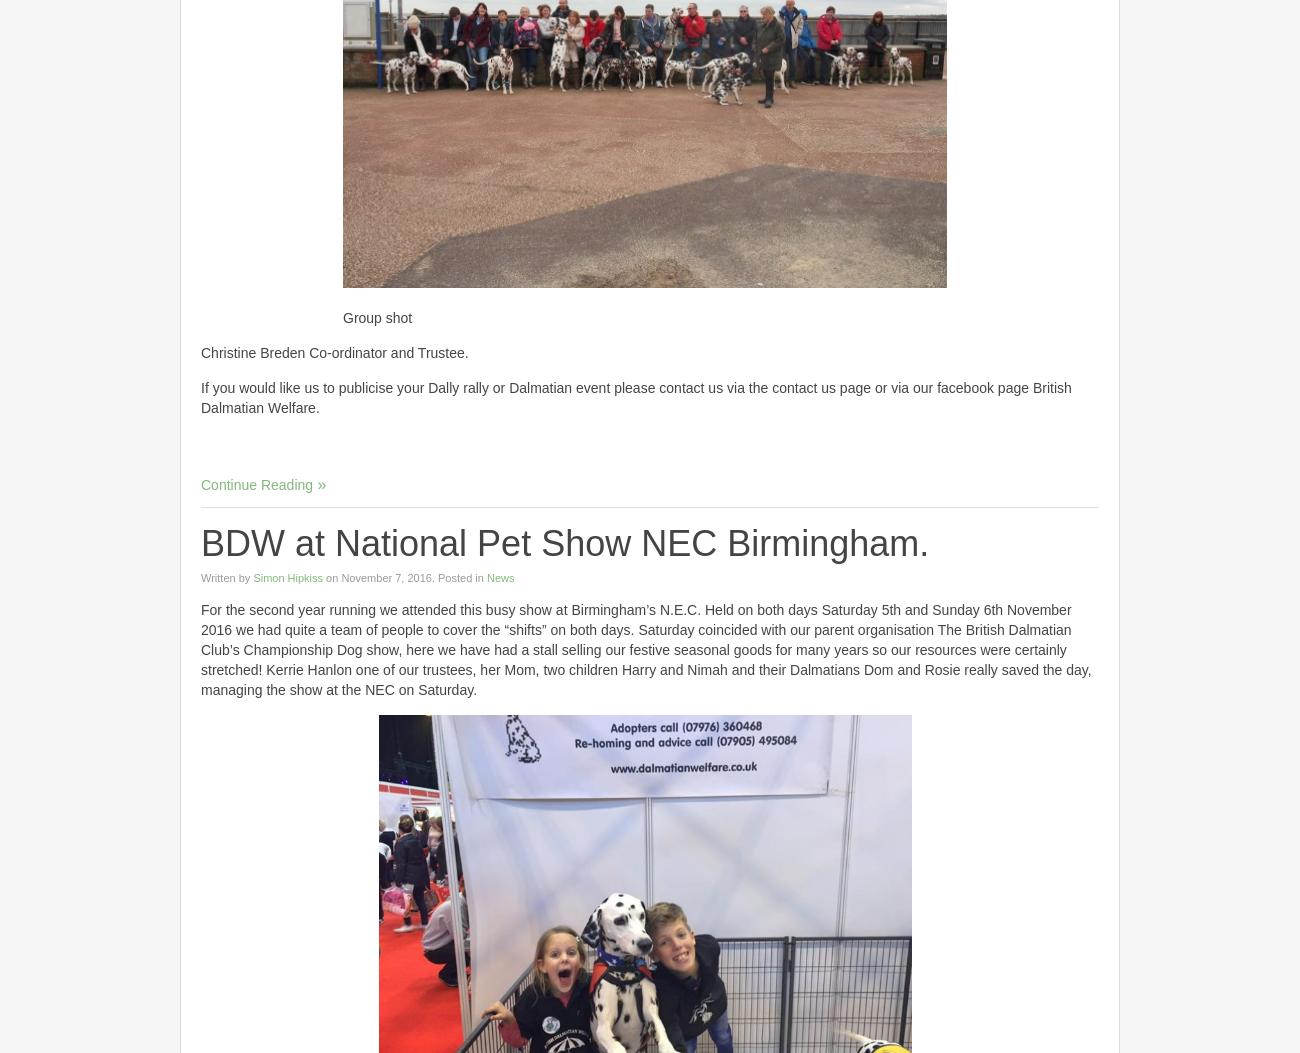 The image size is (1300, 1053). Describe the element at coordinates (645, 647) in the screenshot. I see `'For the second year running we attended this busy show at Birmingham’s N.E.C. Held on both days Saturday 5th and Sunday 6th November 2016 we had quite a team of people to cover the “shifts” on both days. Saturday coincided with our parent organisation The British Dalmatian Club’s Championship Dog show, here we have had a stall selling our festive seasonal goods for many years so our resources were certainly stretched! Kerrie Hanlon one of our trustees, her Mom, two children Harry and Nimah and their Dalmatians Dom and Rosie really saved the day, managing the show at the NEC on Saturday.'` at that location.